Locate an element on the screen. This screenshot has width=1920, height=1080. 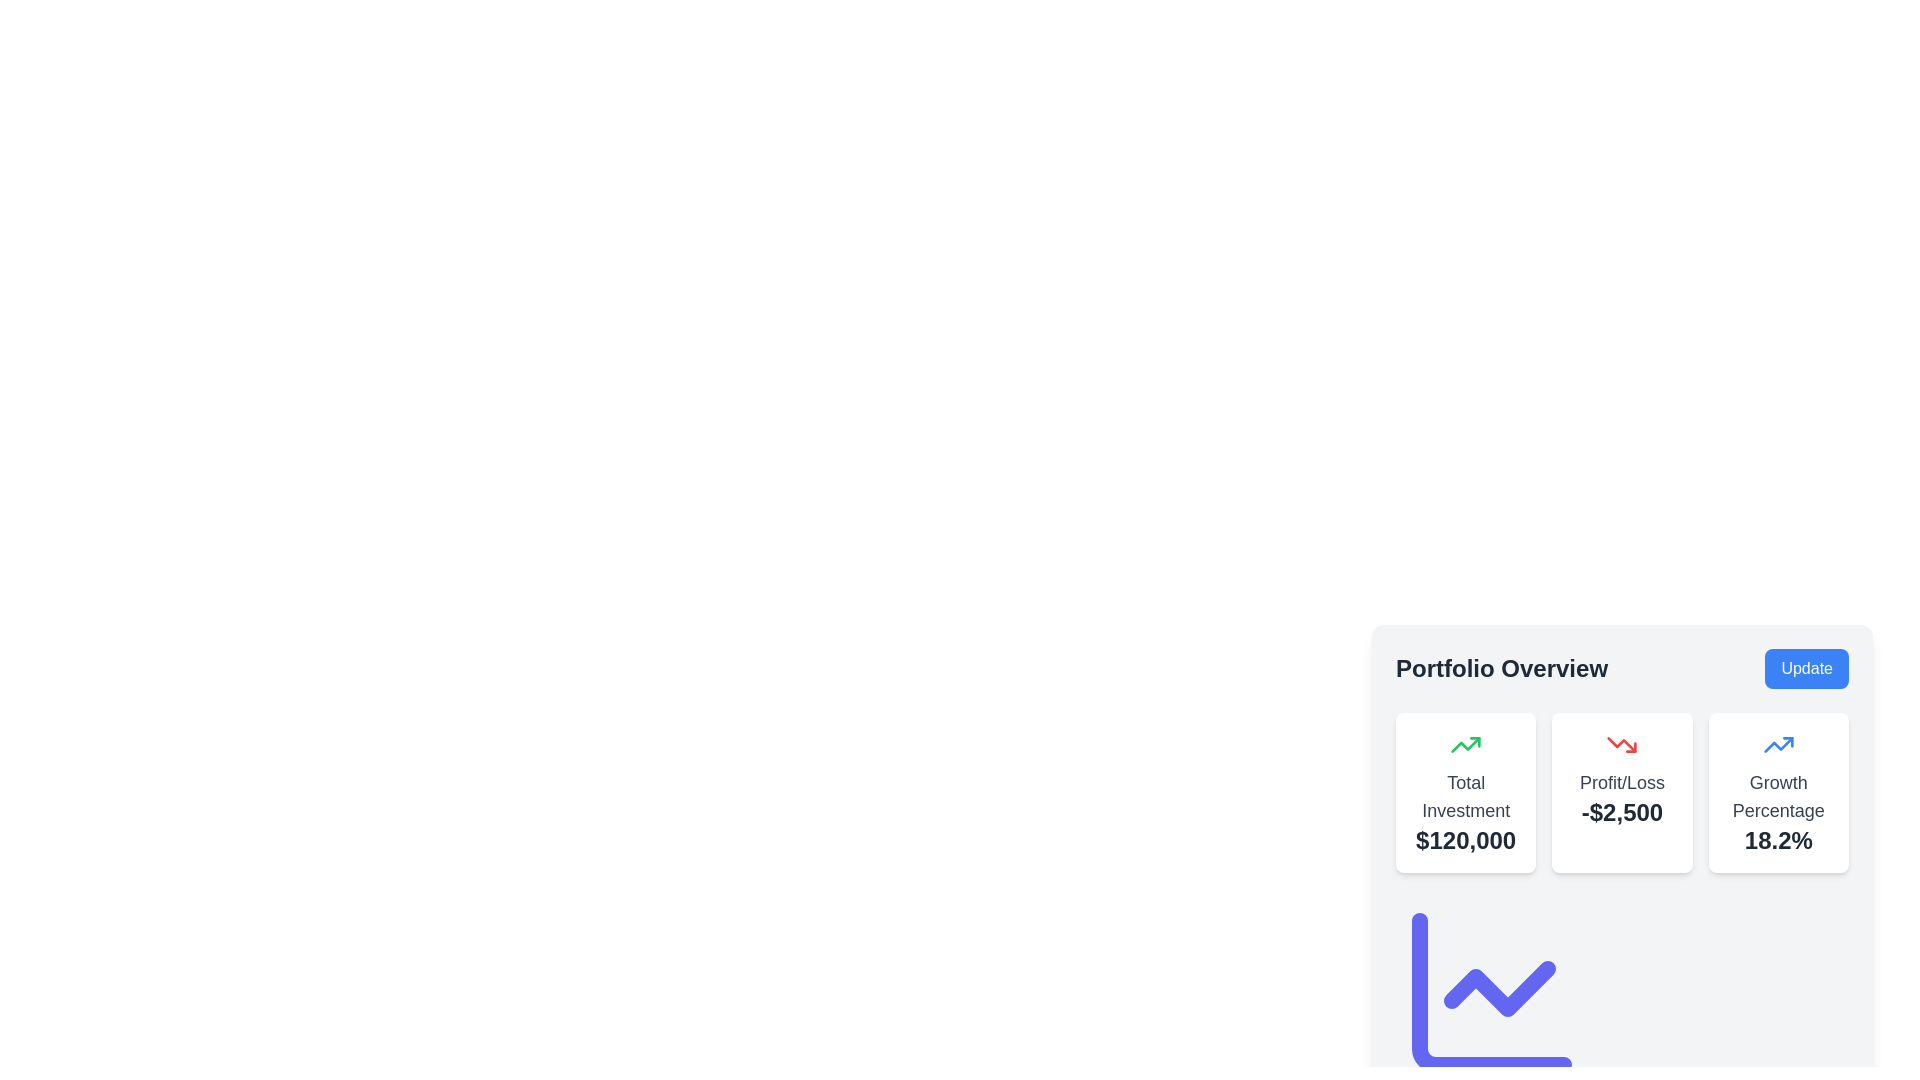
the green upward-trending arrow icon located in the upper-left corner of the financial information card, above the text 'Total Investment' and '$120,000' is located at coordinates (1466, 744).